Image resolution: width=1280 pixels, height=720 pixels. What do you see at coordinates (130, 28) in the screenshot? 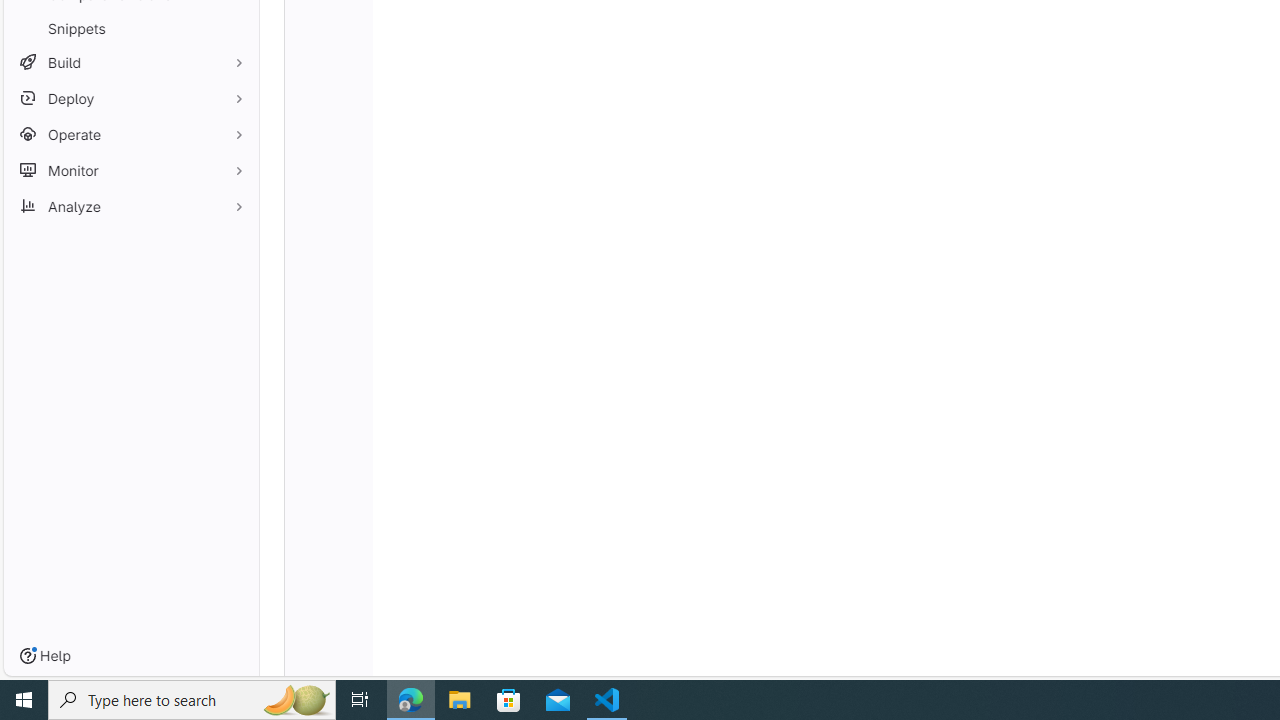
I see `'Snippets'` at bounding box center [130, 28].